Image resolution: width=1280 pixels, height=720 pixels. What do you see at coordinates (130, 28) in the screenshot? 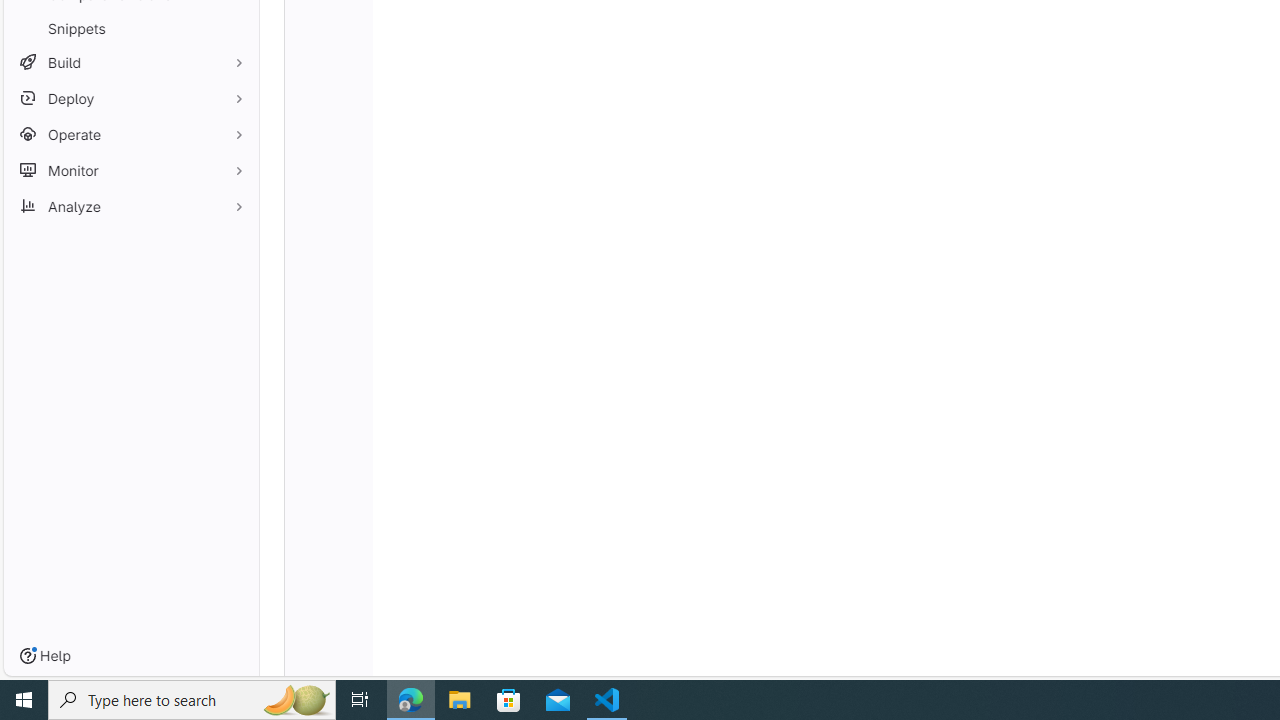
I see `'Snippets'` at bounding box center [130, 28].